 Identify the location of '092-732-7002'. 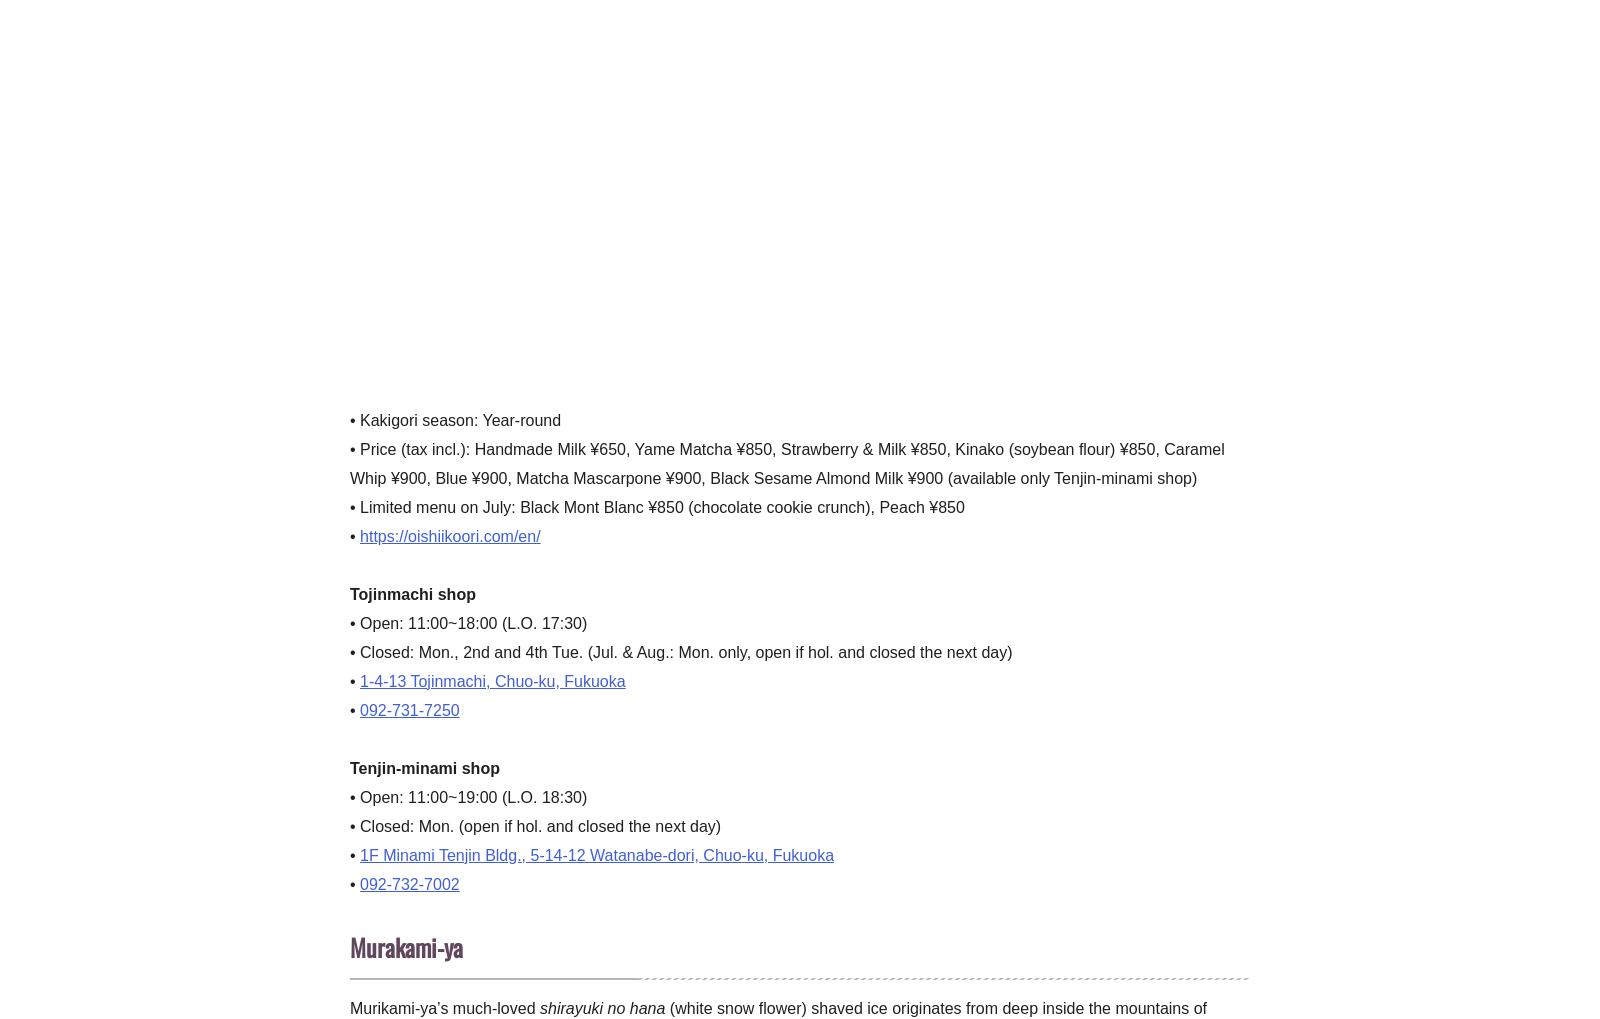
(360, 883).